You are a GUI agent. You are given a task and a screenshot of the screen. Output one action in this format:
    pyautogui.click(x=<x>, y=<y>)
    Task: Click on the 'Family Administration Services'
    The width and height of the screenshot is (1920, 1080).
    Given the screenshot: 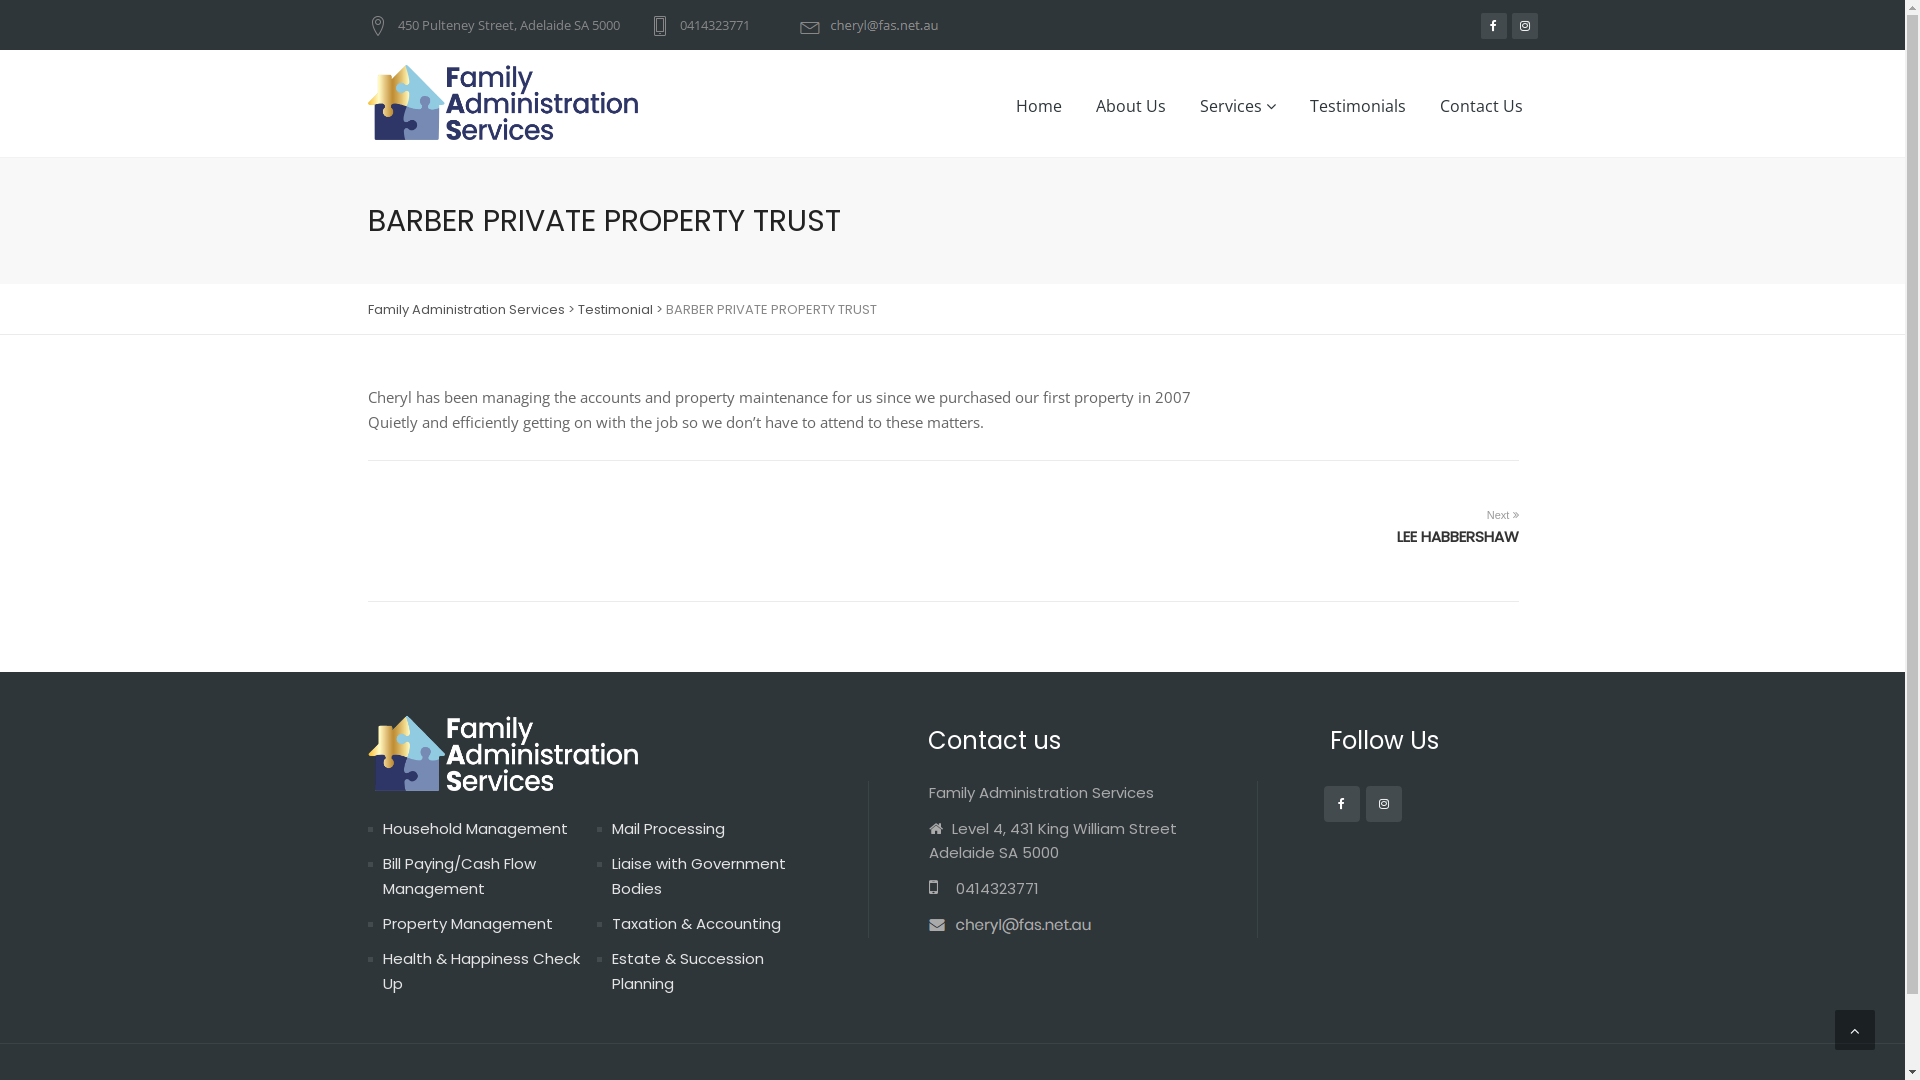 What is the action you would take?
    pyautogui.click(x=465, y=309)
    